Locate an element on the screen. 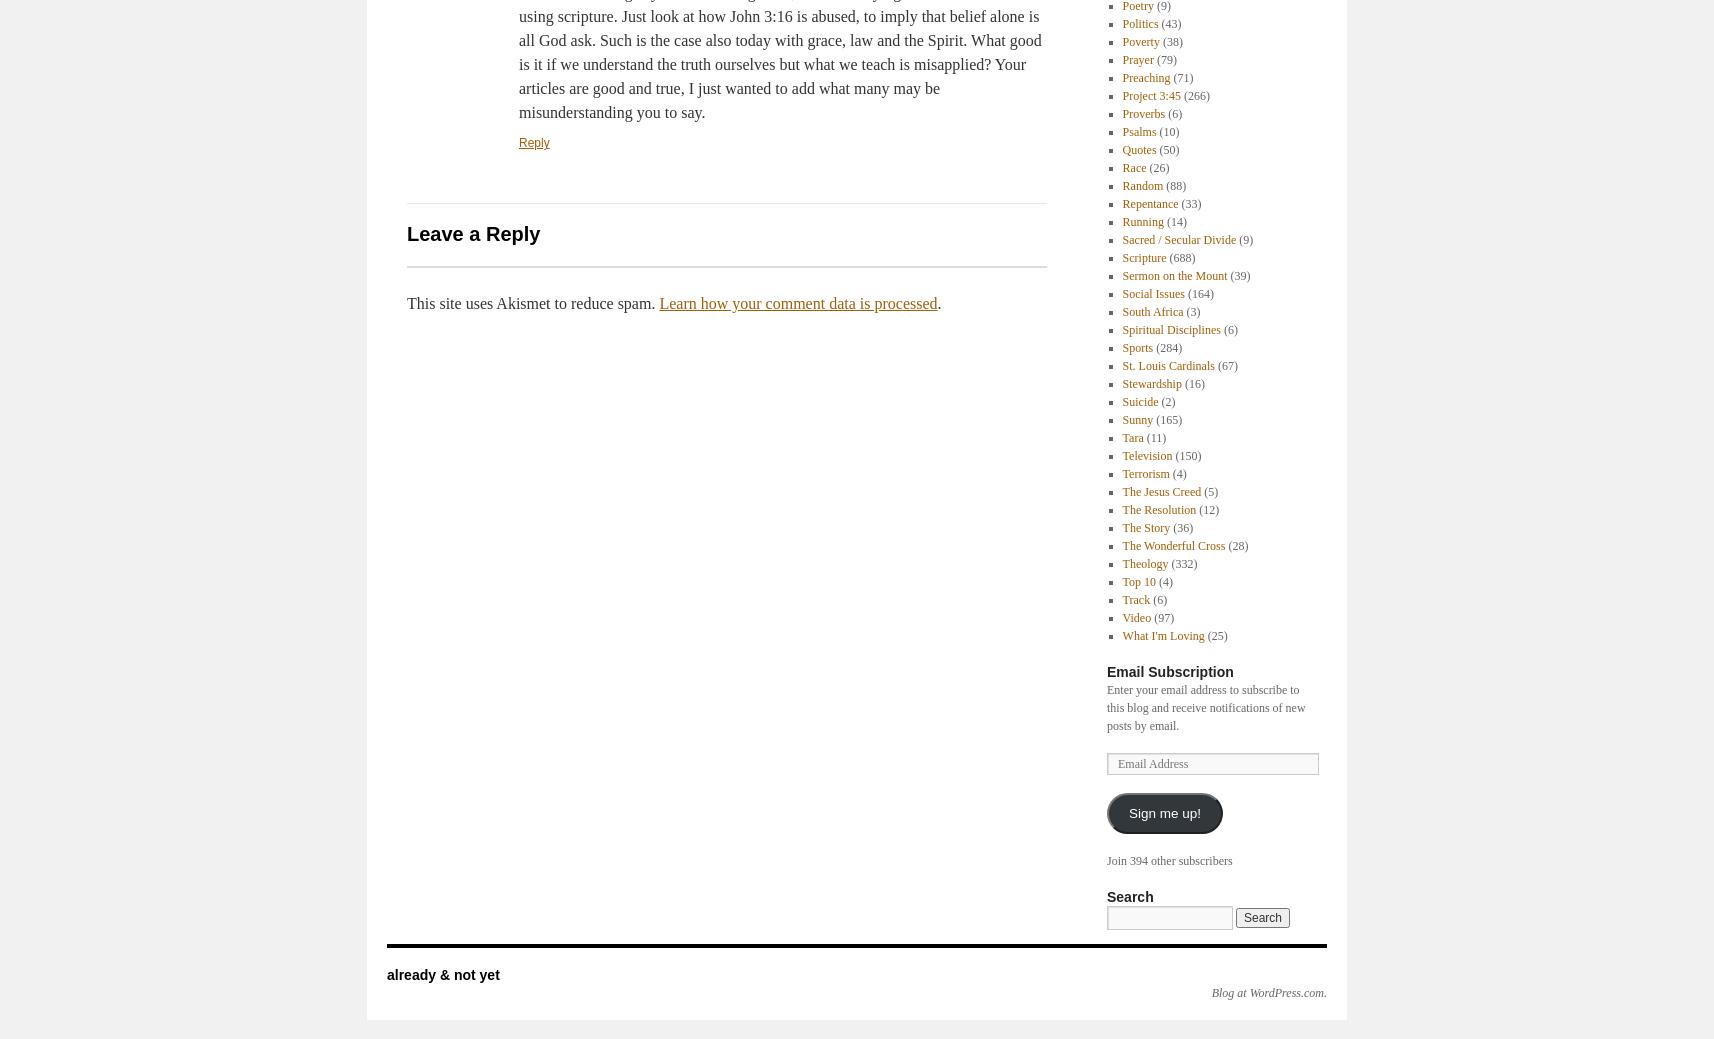 Image resolution: width=1714 pixels, height=1039 pixels. 'Email Subscription' is located at coordinates (1168, 672).